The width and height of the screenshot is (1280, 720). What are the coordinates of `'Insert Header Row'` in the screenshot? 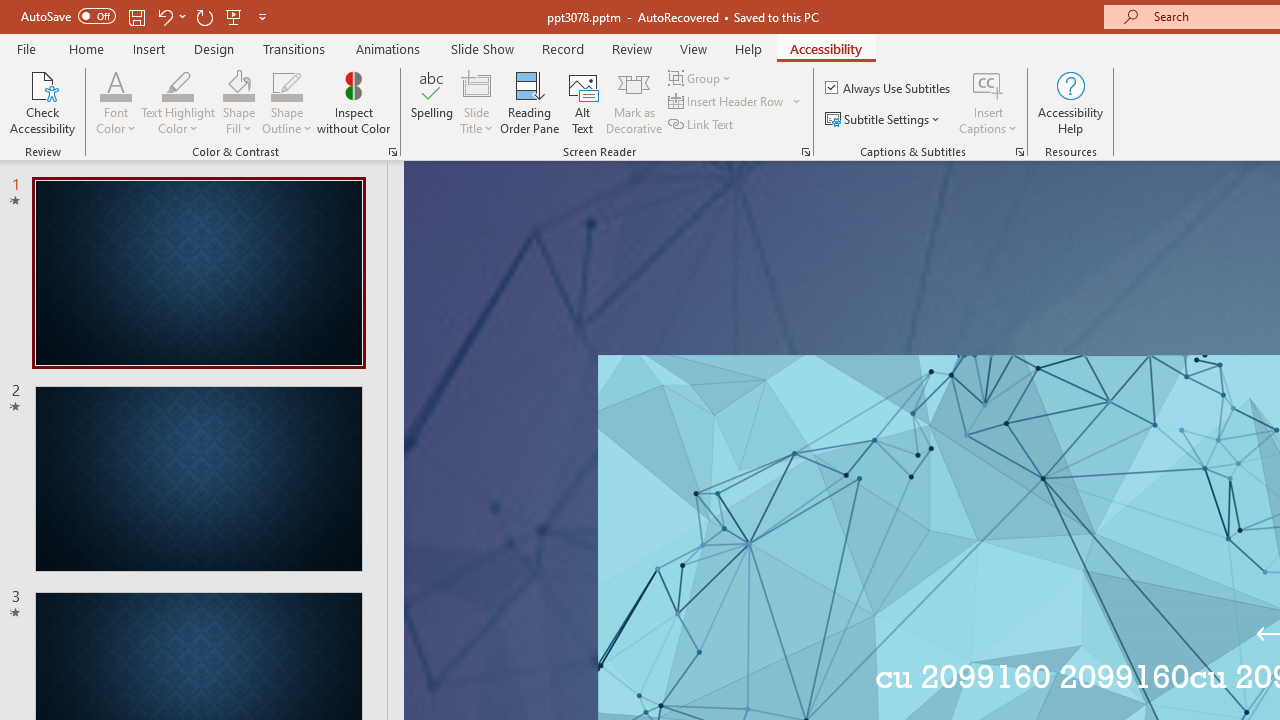 It's located at (726, 101).